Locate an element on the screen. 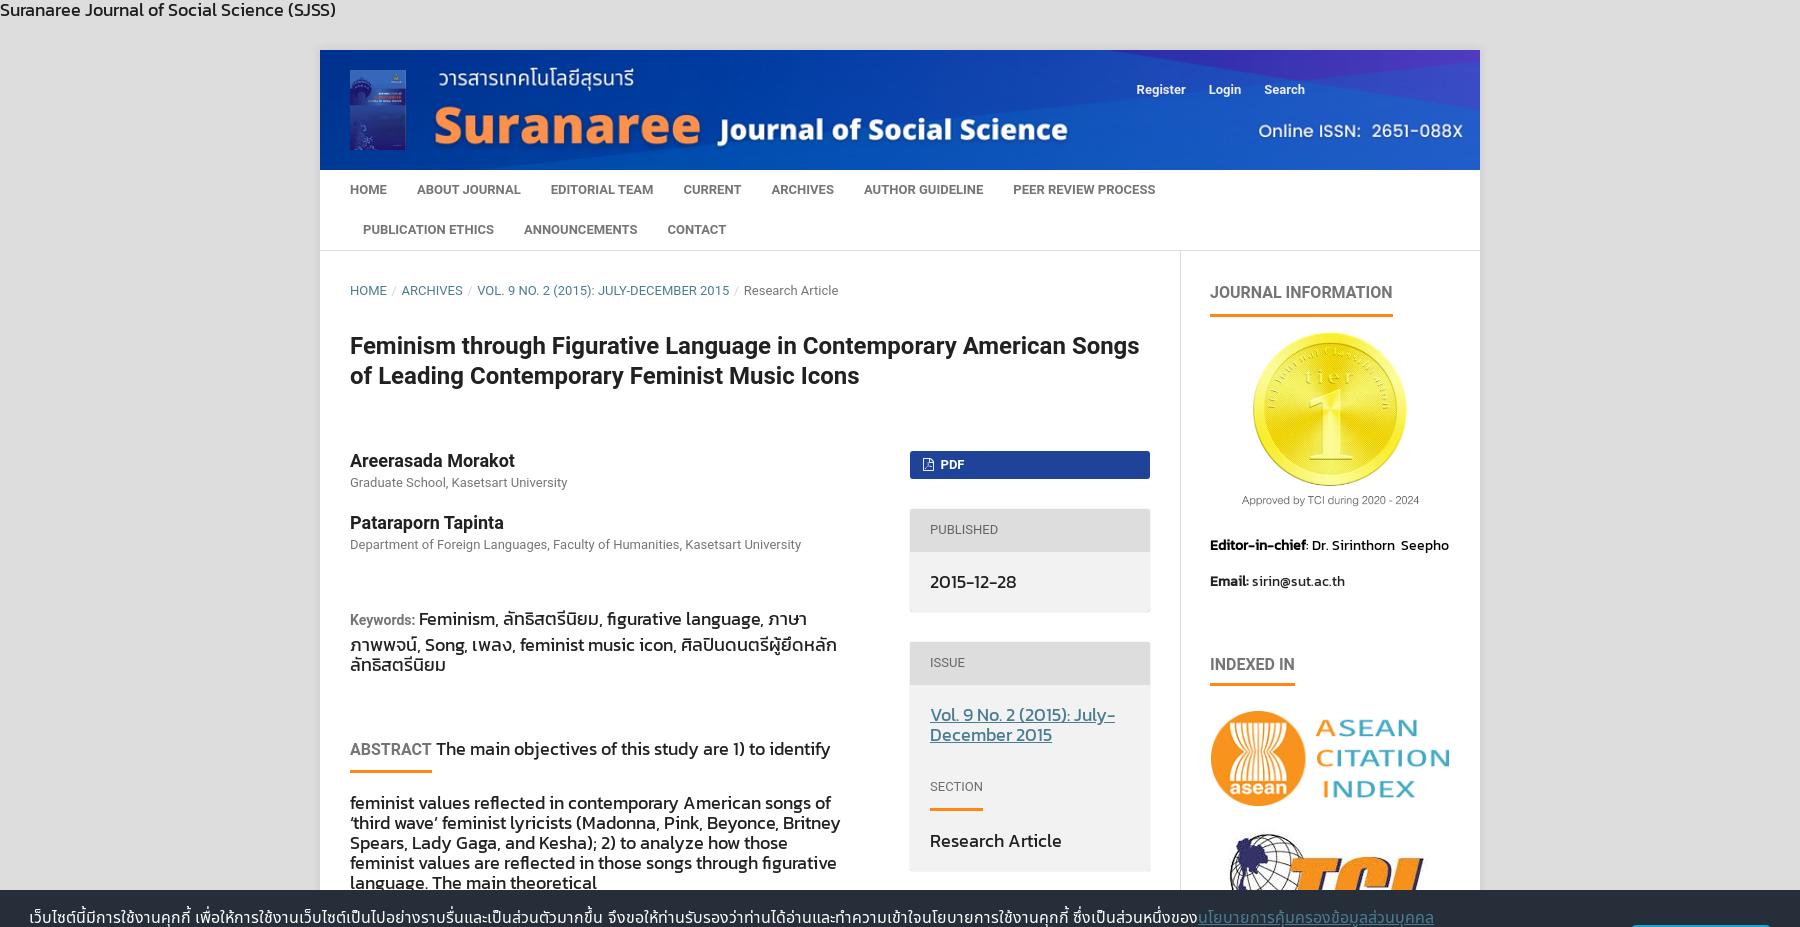 The height and width of the screenshot is (927, 1800). 'Editor-in-chief' is located at coordinates (1258, 545).